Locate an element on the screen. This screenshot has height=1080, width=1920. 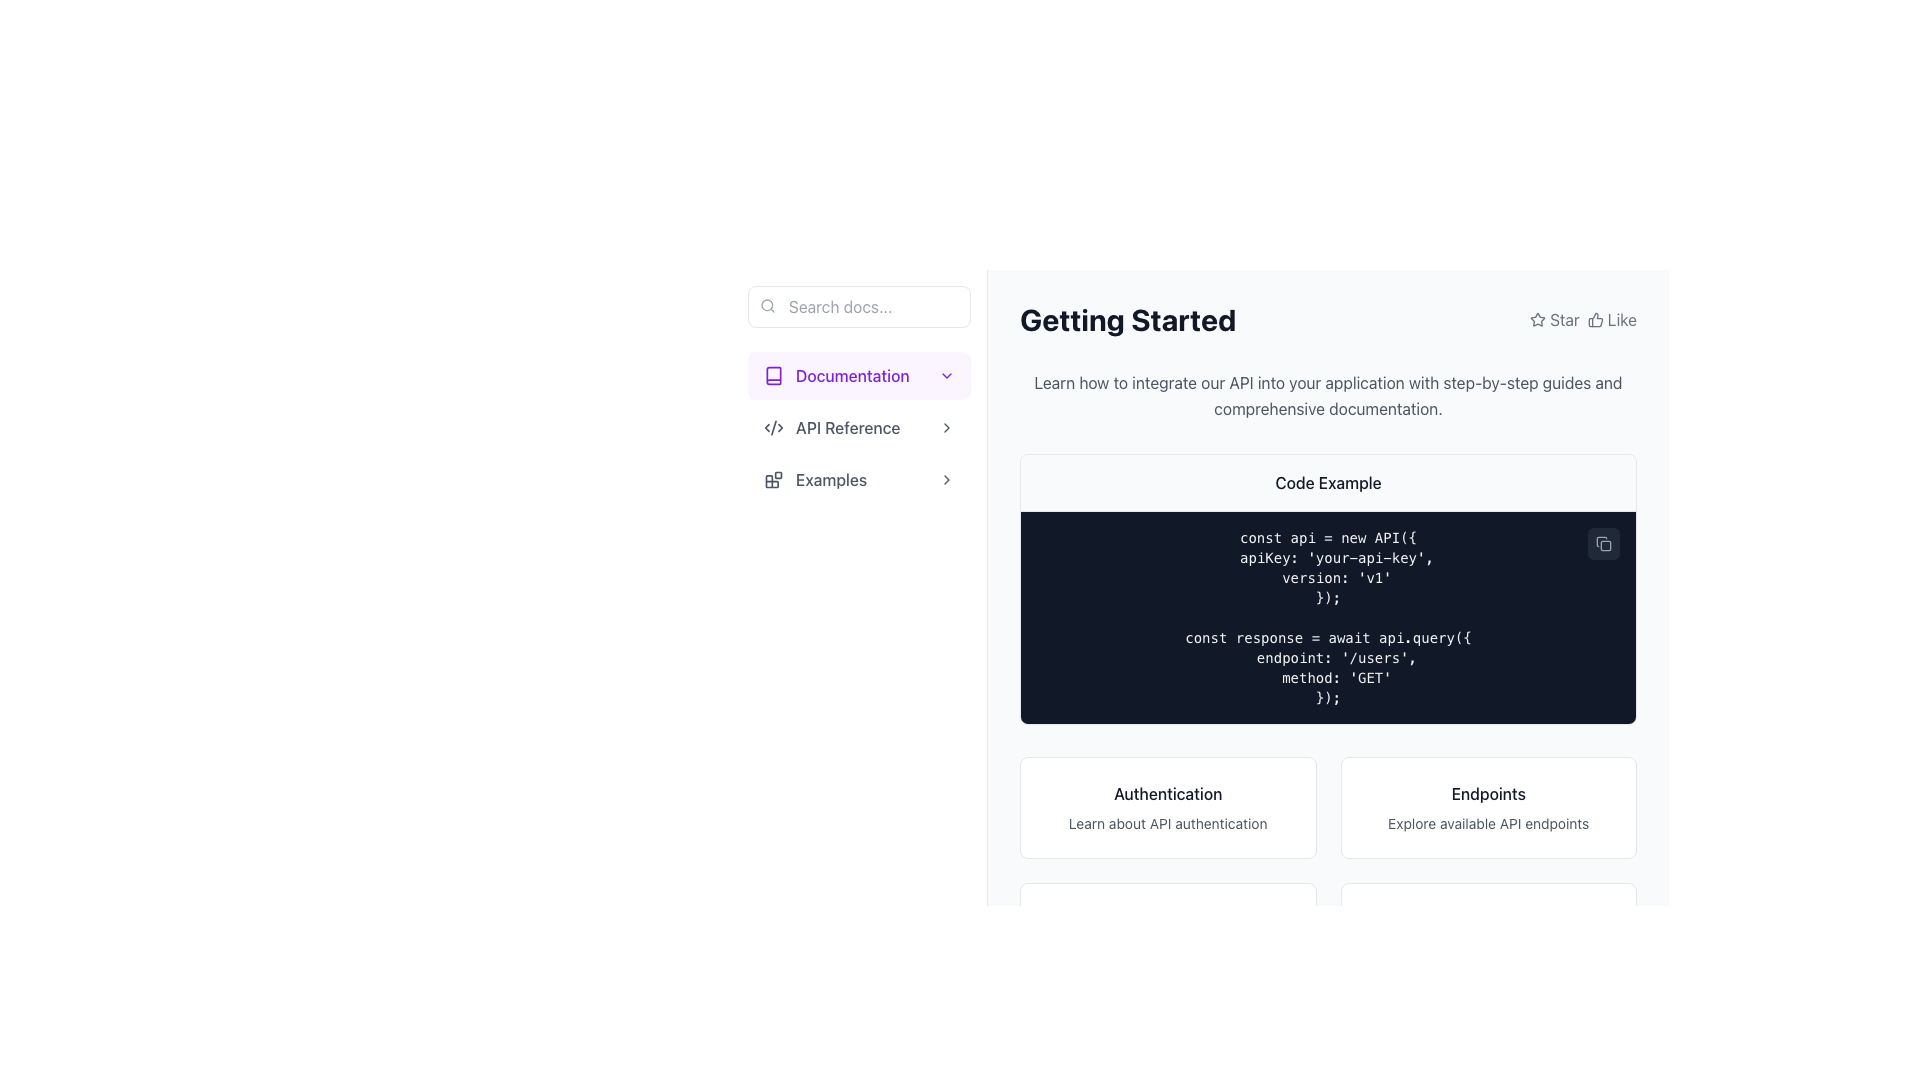
the text label that reads 'Code Example', which is styled in a medium-weight font and dark gray color, located at the top of a bordered section with a light gray background is located at coordinates (1328, 482).